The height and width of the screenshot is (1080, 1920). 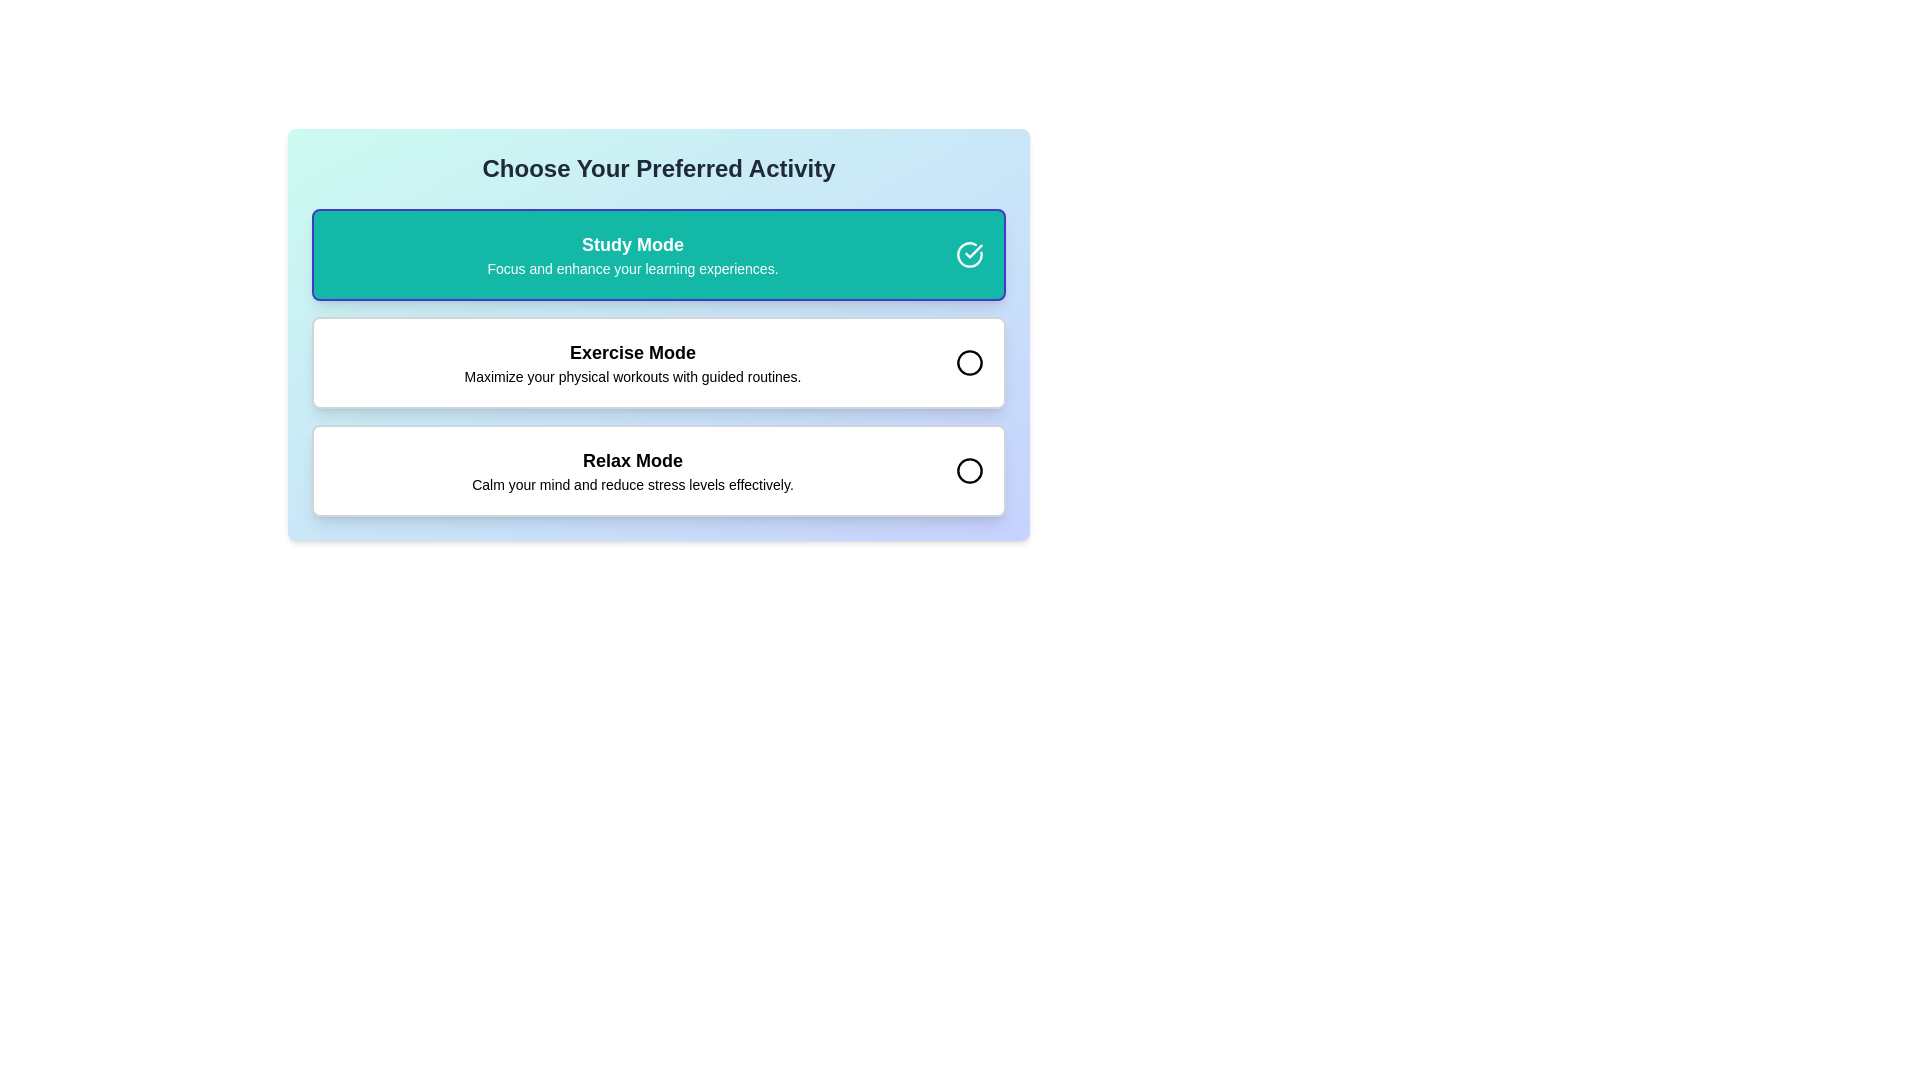 What do you see at coordinates (658, 253) in the screenshot?
I see `the 'Study Mode' button, which is a rectangular button with a teal background and white text, featuring a checkmark icon on its right side` at bounding box center [658, 253].